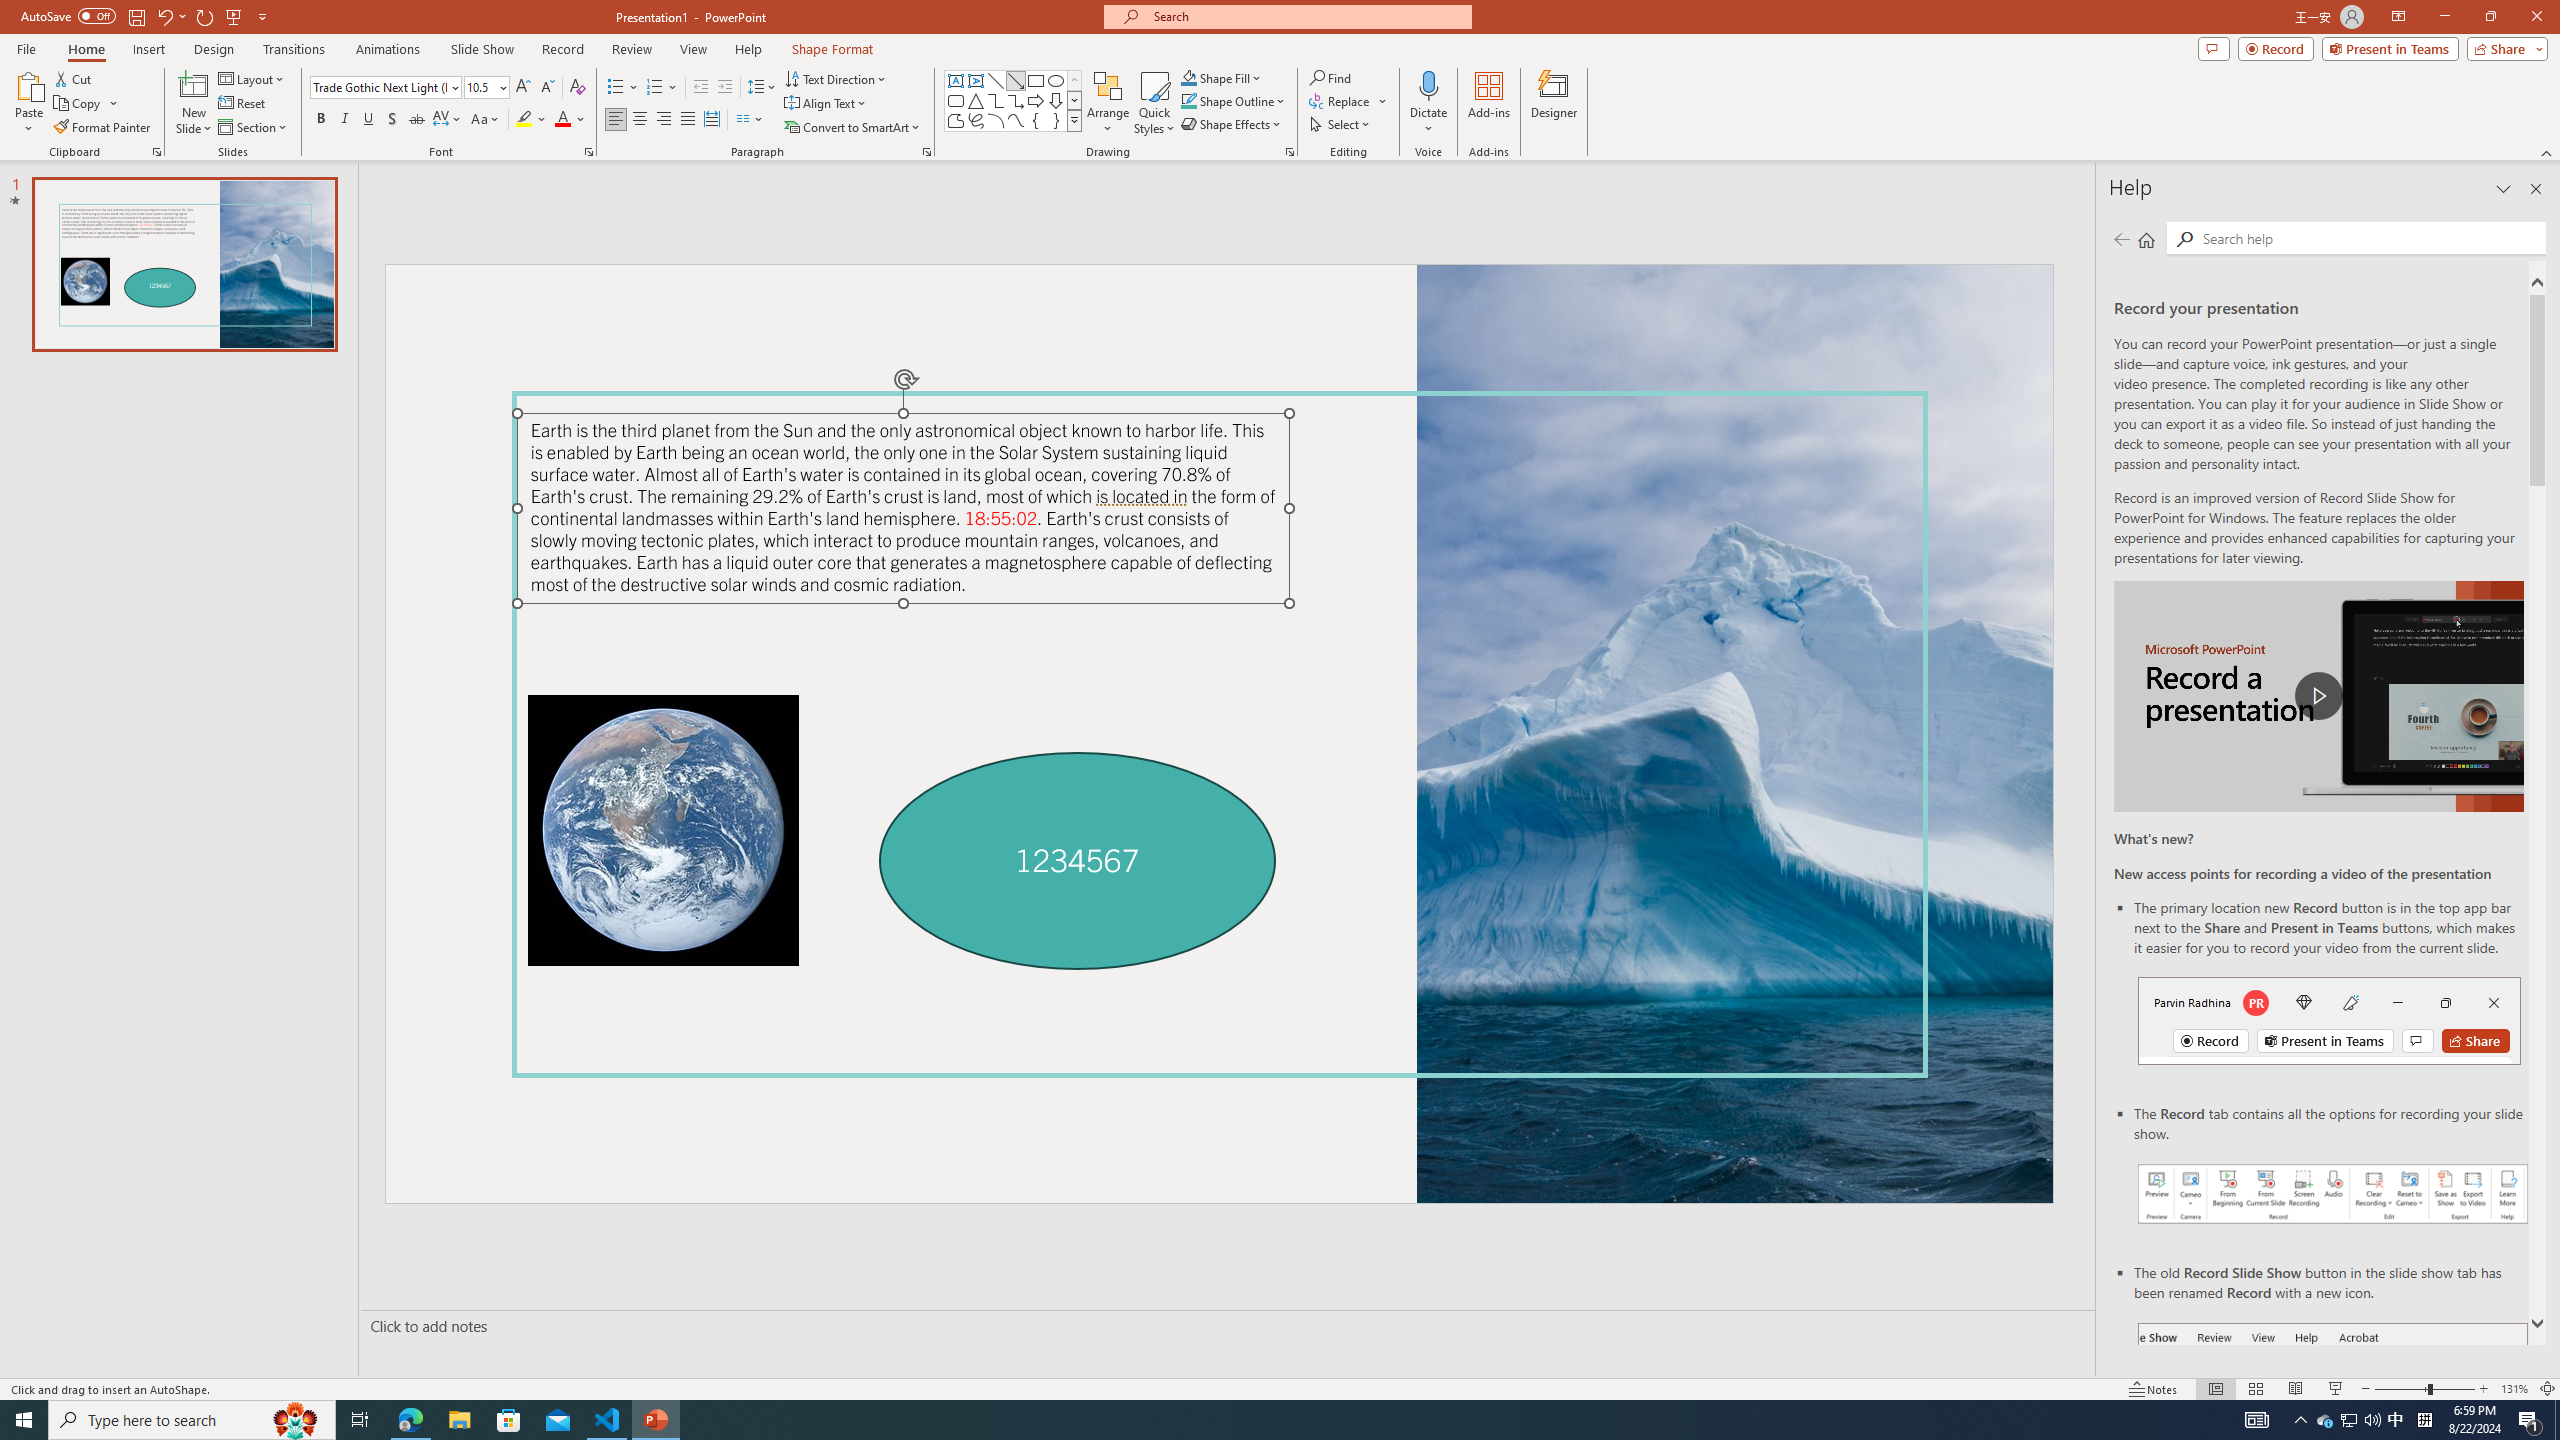 This screenshot has height=1440, width=2560. Describe the element at coordinates (2515, 1389) in the screenshot. I see `'Zoom 131%'` at that location.